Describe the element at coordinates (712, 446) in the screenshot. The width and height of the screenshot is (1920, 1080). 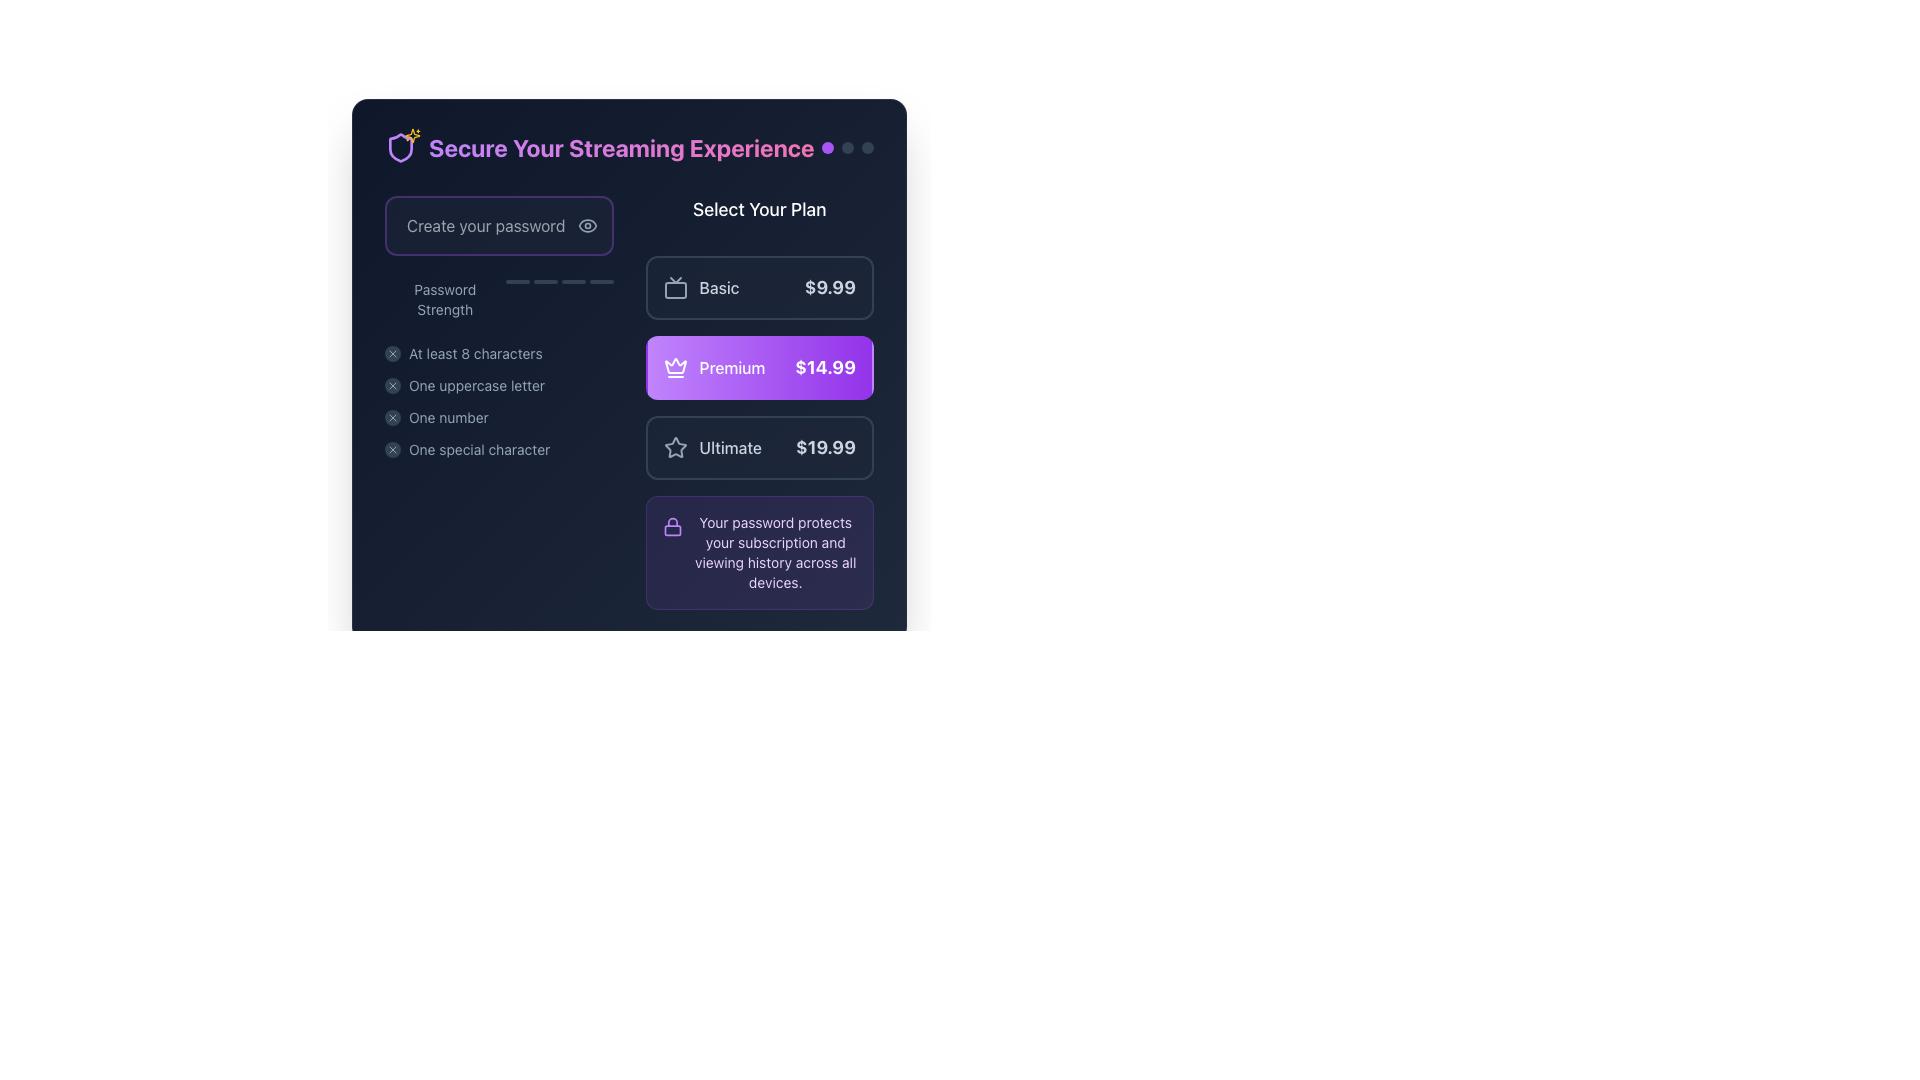
I see `the 'Ultimate' subscription plan option, which is the third element in the vertical list of subscription plans located under the section 'Select Your Plan', adjacent to the text '$19.99'` at that location.